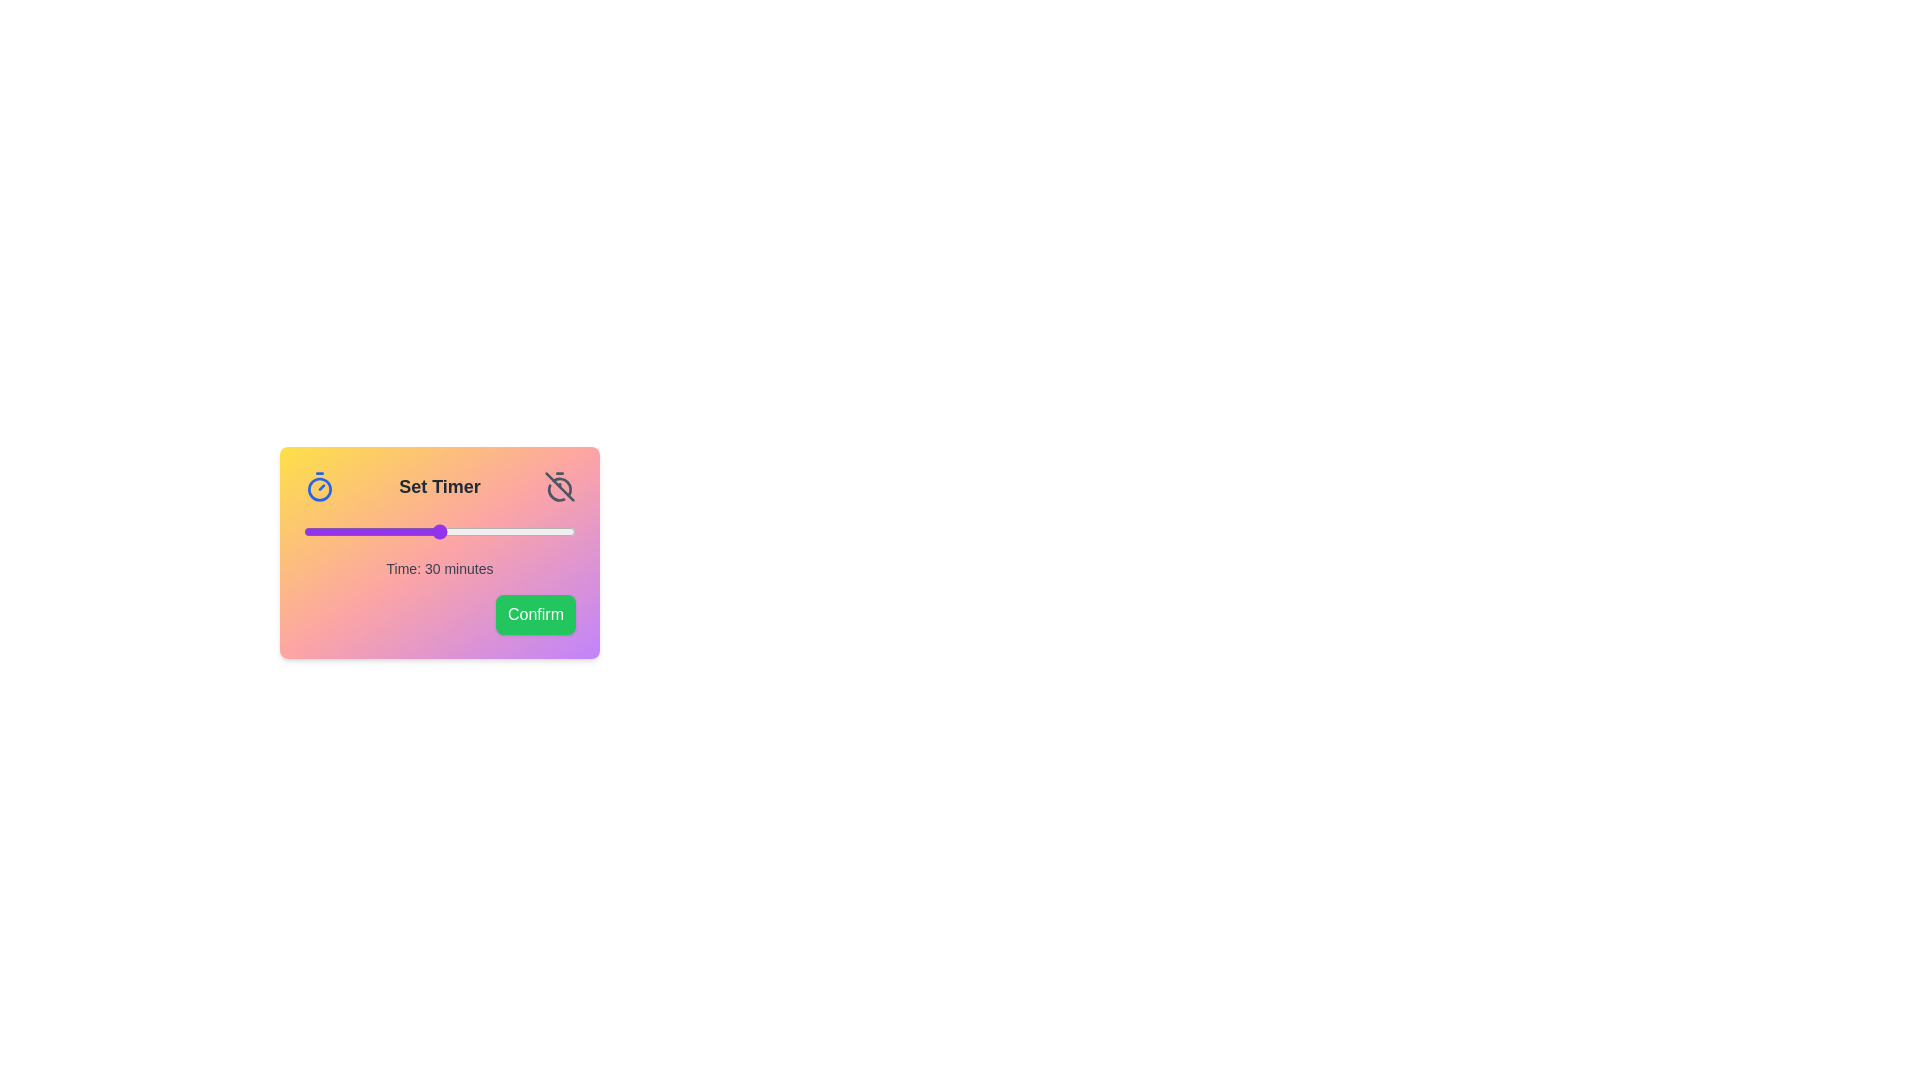 The image size is (1920, 1080). Describe the element at coordinates (335, 531) in the screenshot. I see `the slider to set the timer to 7 minutes` at that location.